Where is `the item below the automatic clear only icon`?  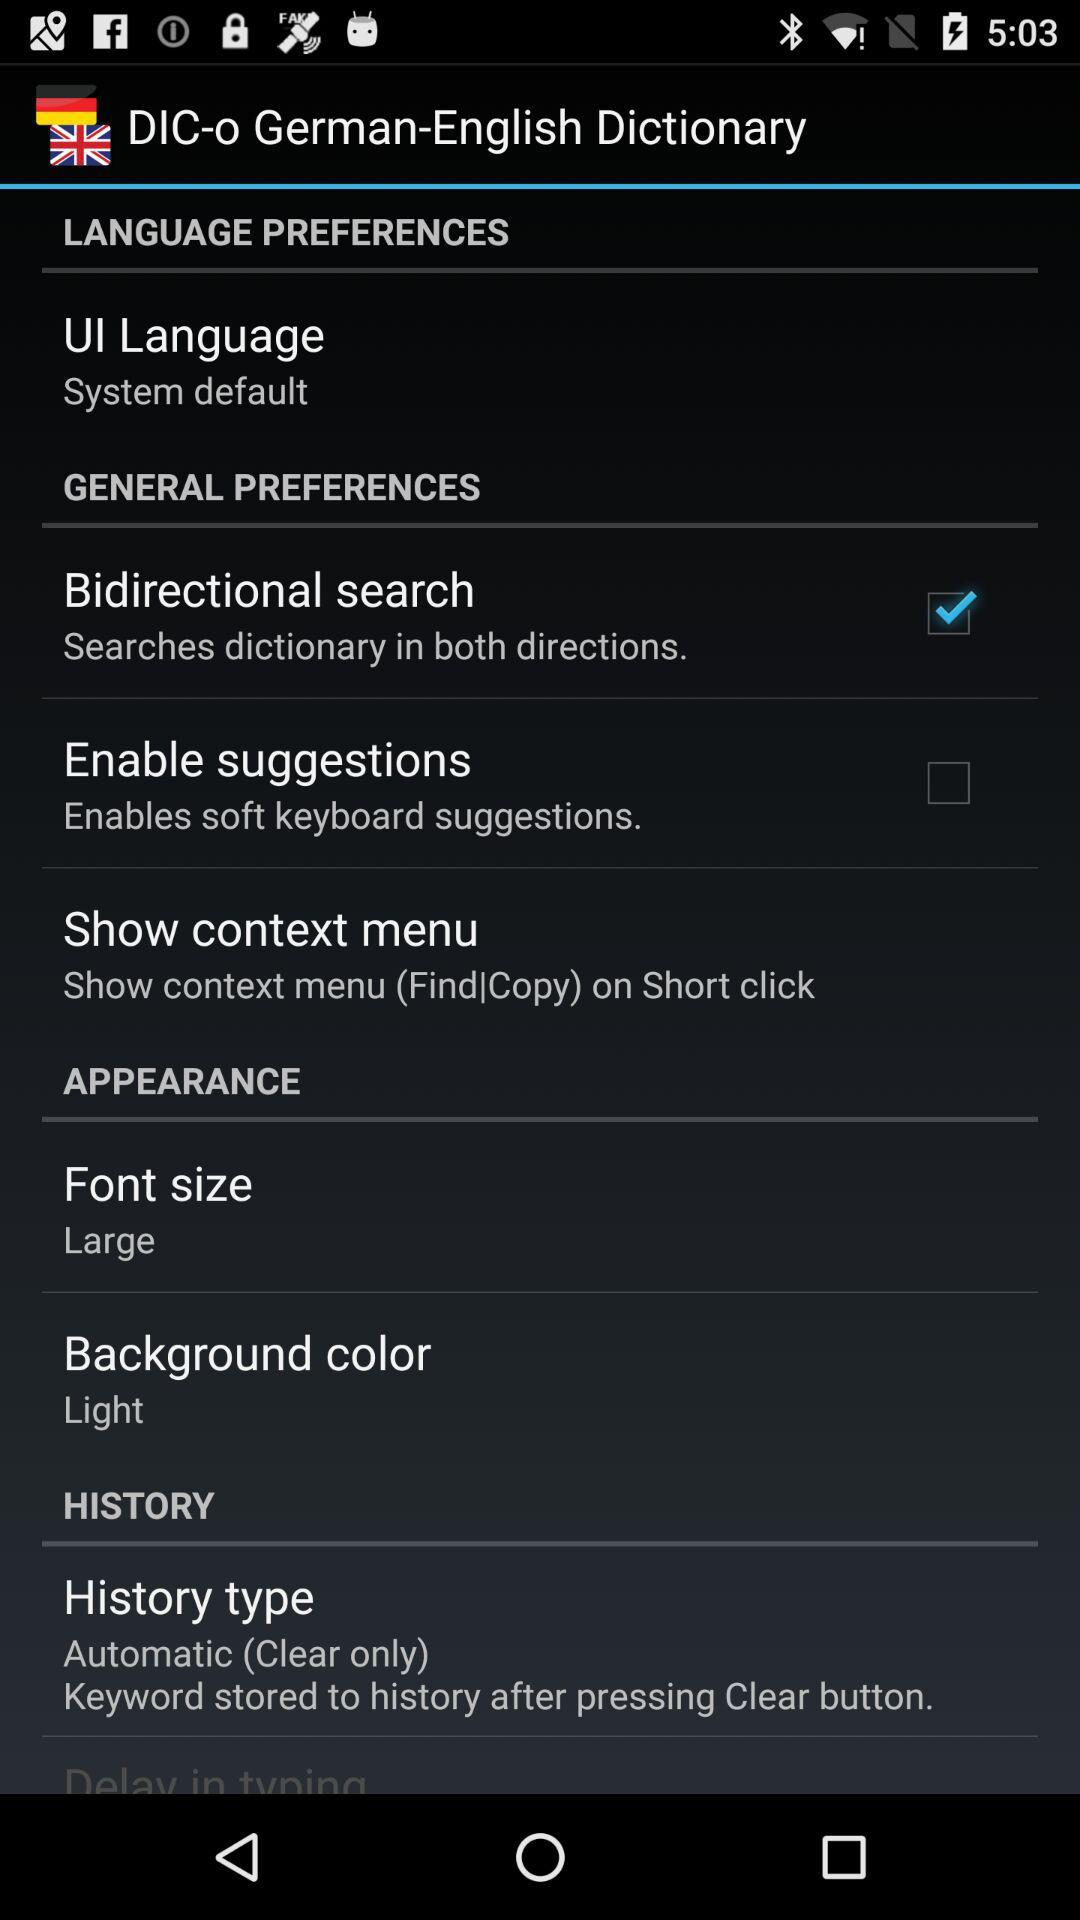
the item below the automatic clear only icon is located at coordinates (215, 1773).